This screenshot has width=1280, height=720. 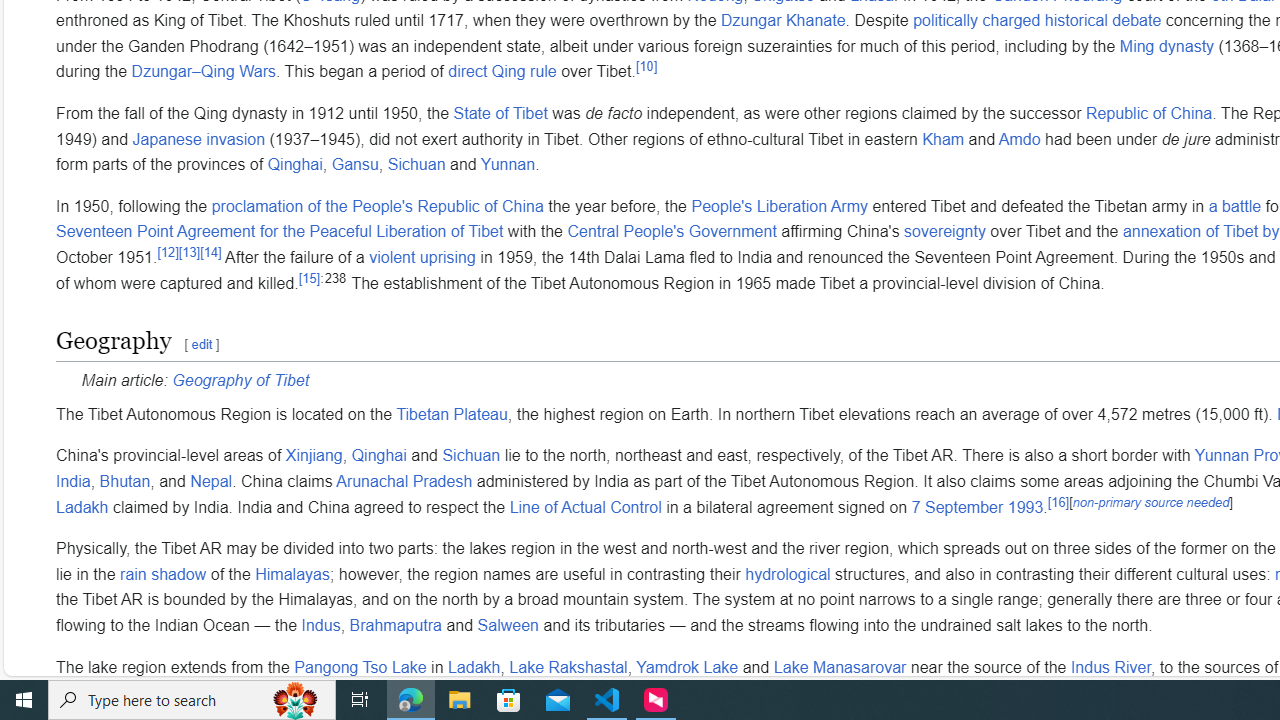 What do you see at coordinates (1057, 500) in the screenshot?
I see `'[16]'` at bounding box center [1057, 500].